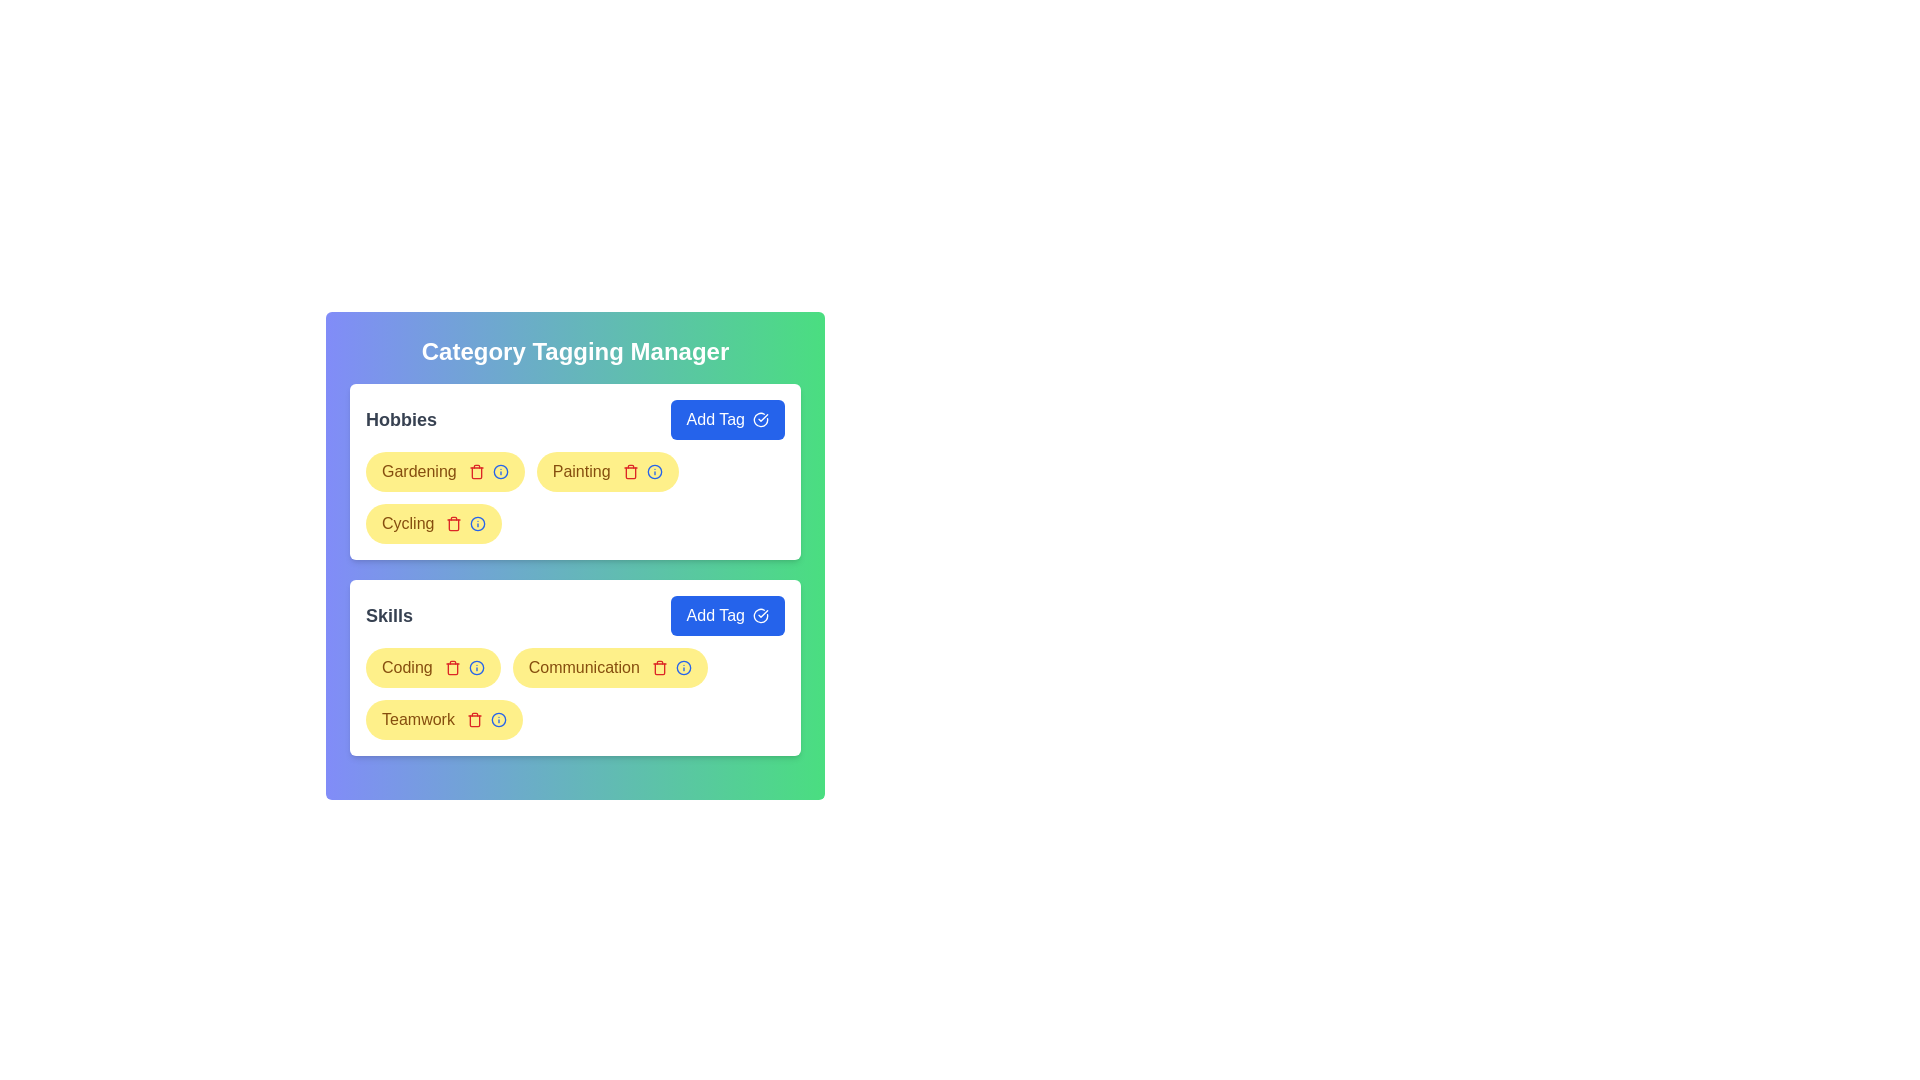 The width and height of the screenshot is (1920, 1080). What do you see at coordinates (400, 419) in the screenshot?
I see `the Text label that serves as the title for the 'Hobbies' section in the 'Category Tagging Manager' interface` at bounding box center [400, 419].